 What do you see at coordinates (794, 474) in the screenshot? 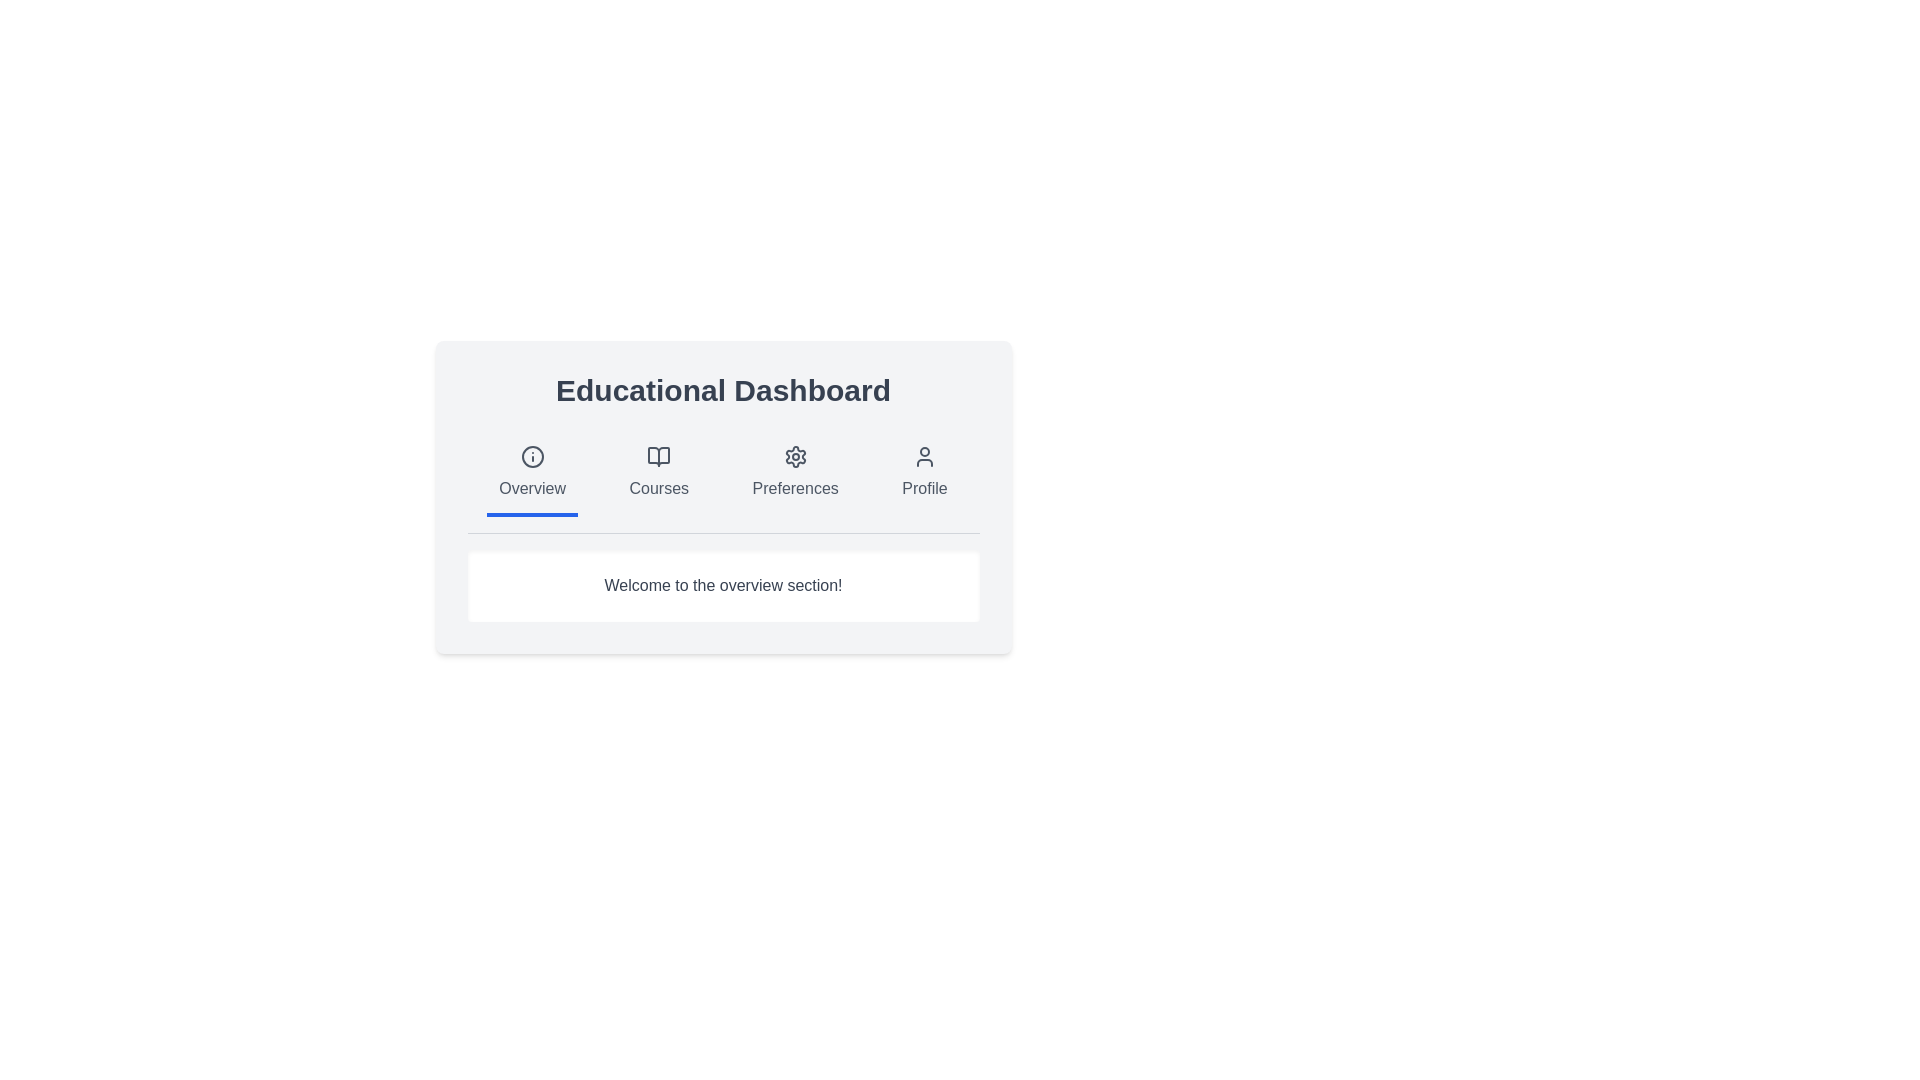
I see `the 'Preferences' button in the navigation bar, which features a gear icon and is located between 'Courses' and 'Profile'` at bounding box center [794, 474].